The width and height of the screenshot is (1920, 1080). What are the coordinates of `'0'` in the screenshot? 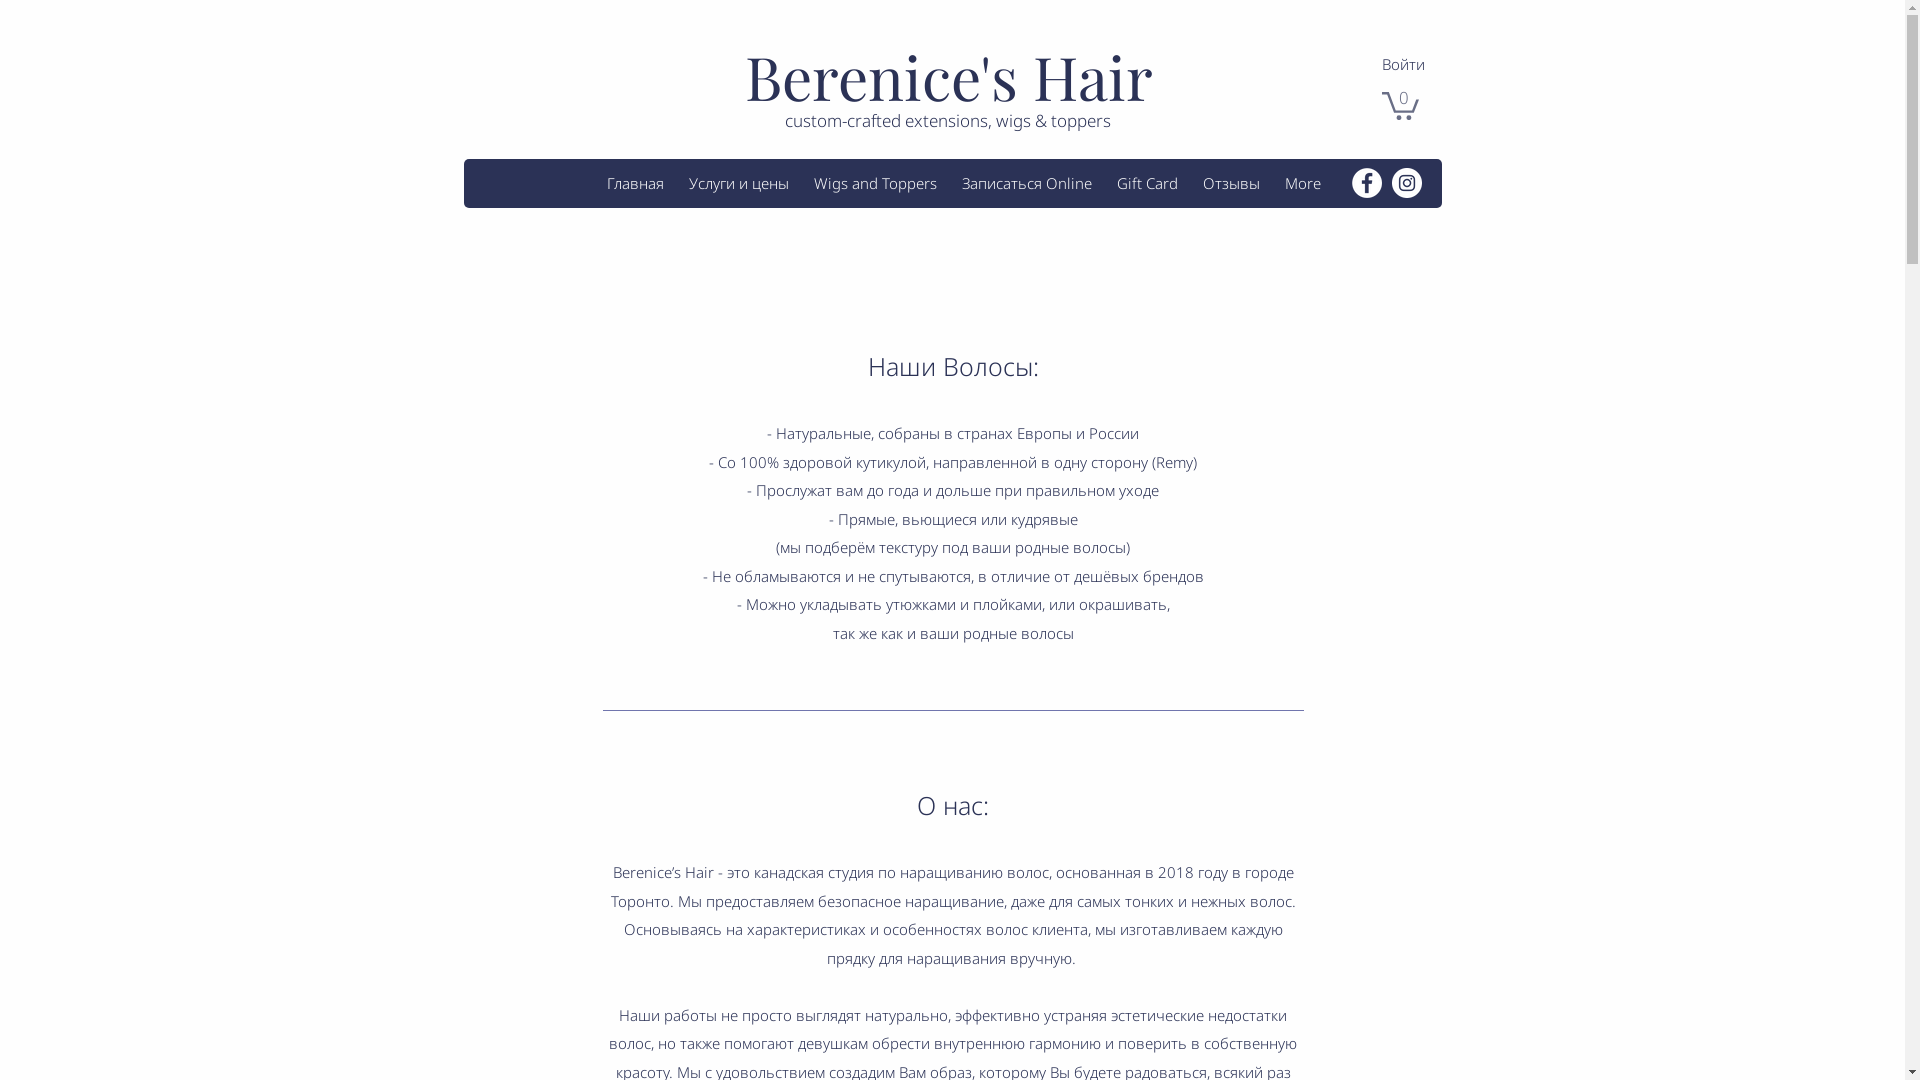 It's located at (1399, 104).